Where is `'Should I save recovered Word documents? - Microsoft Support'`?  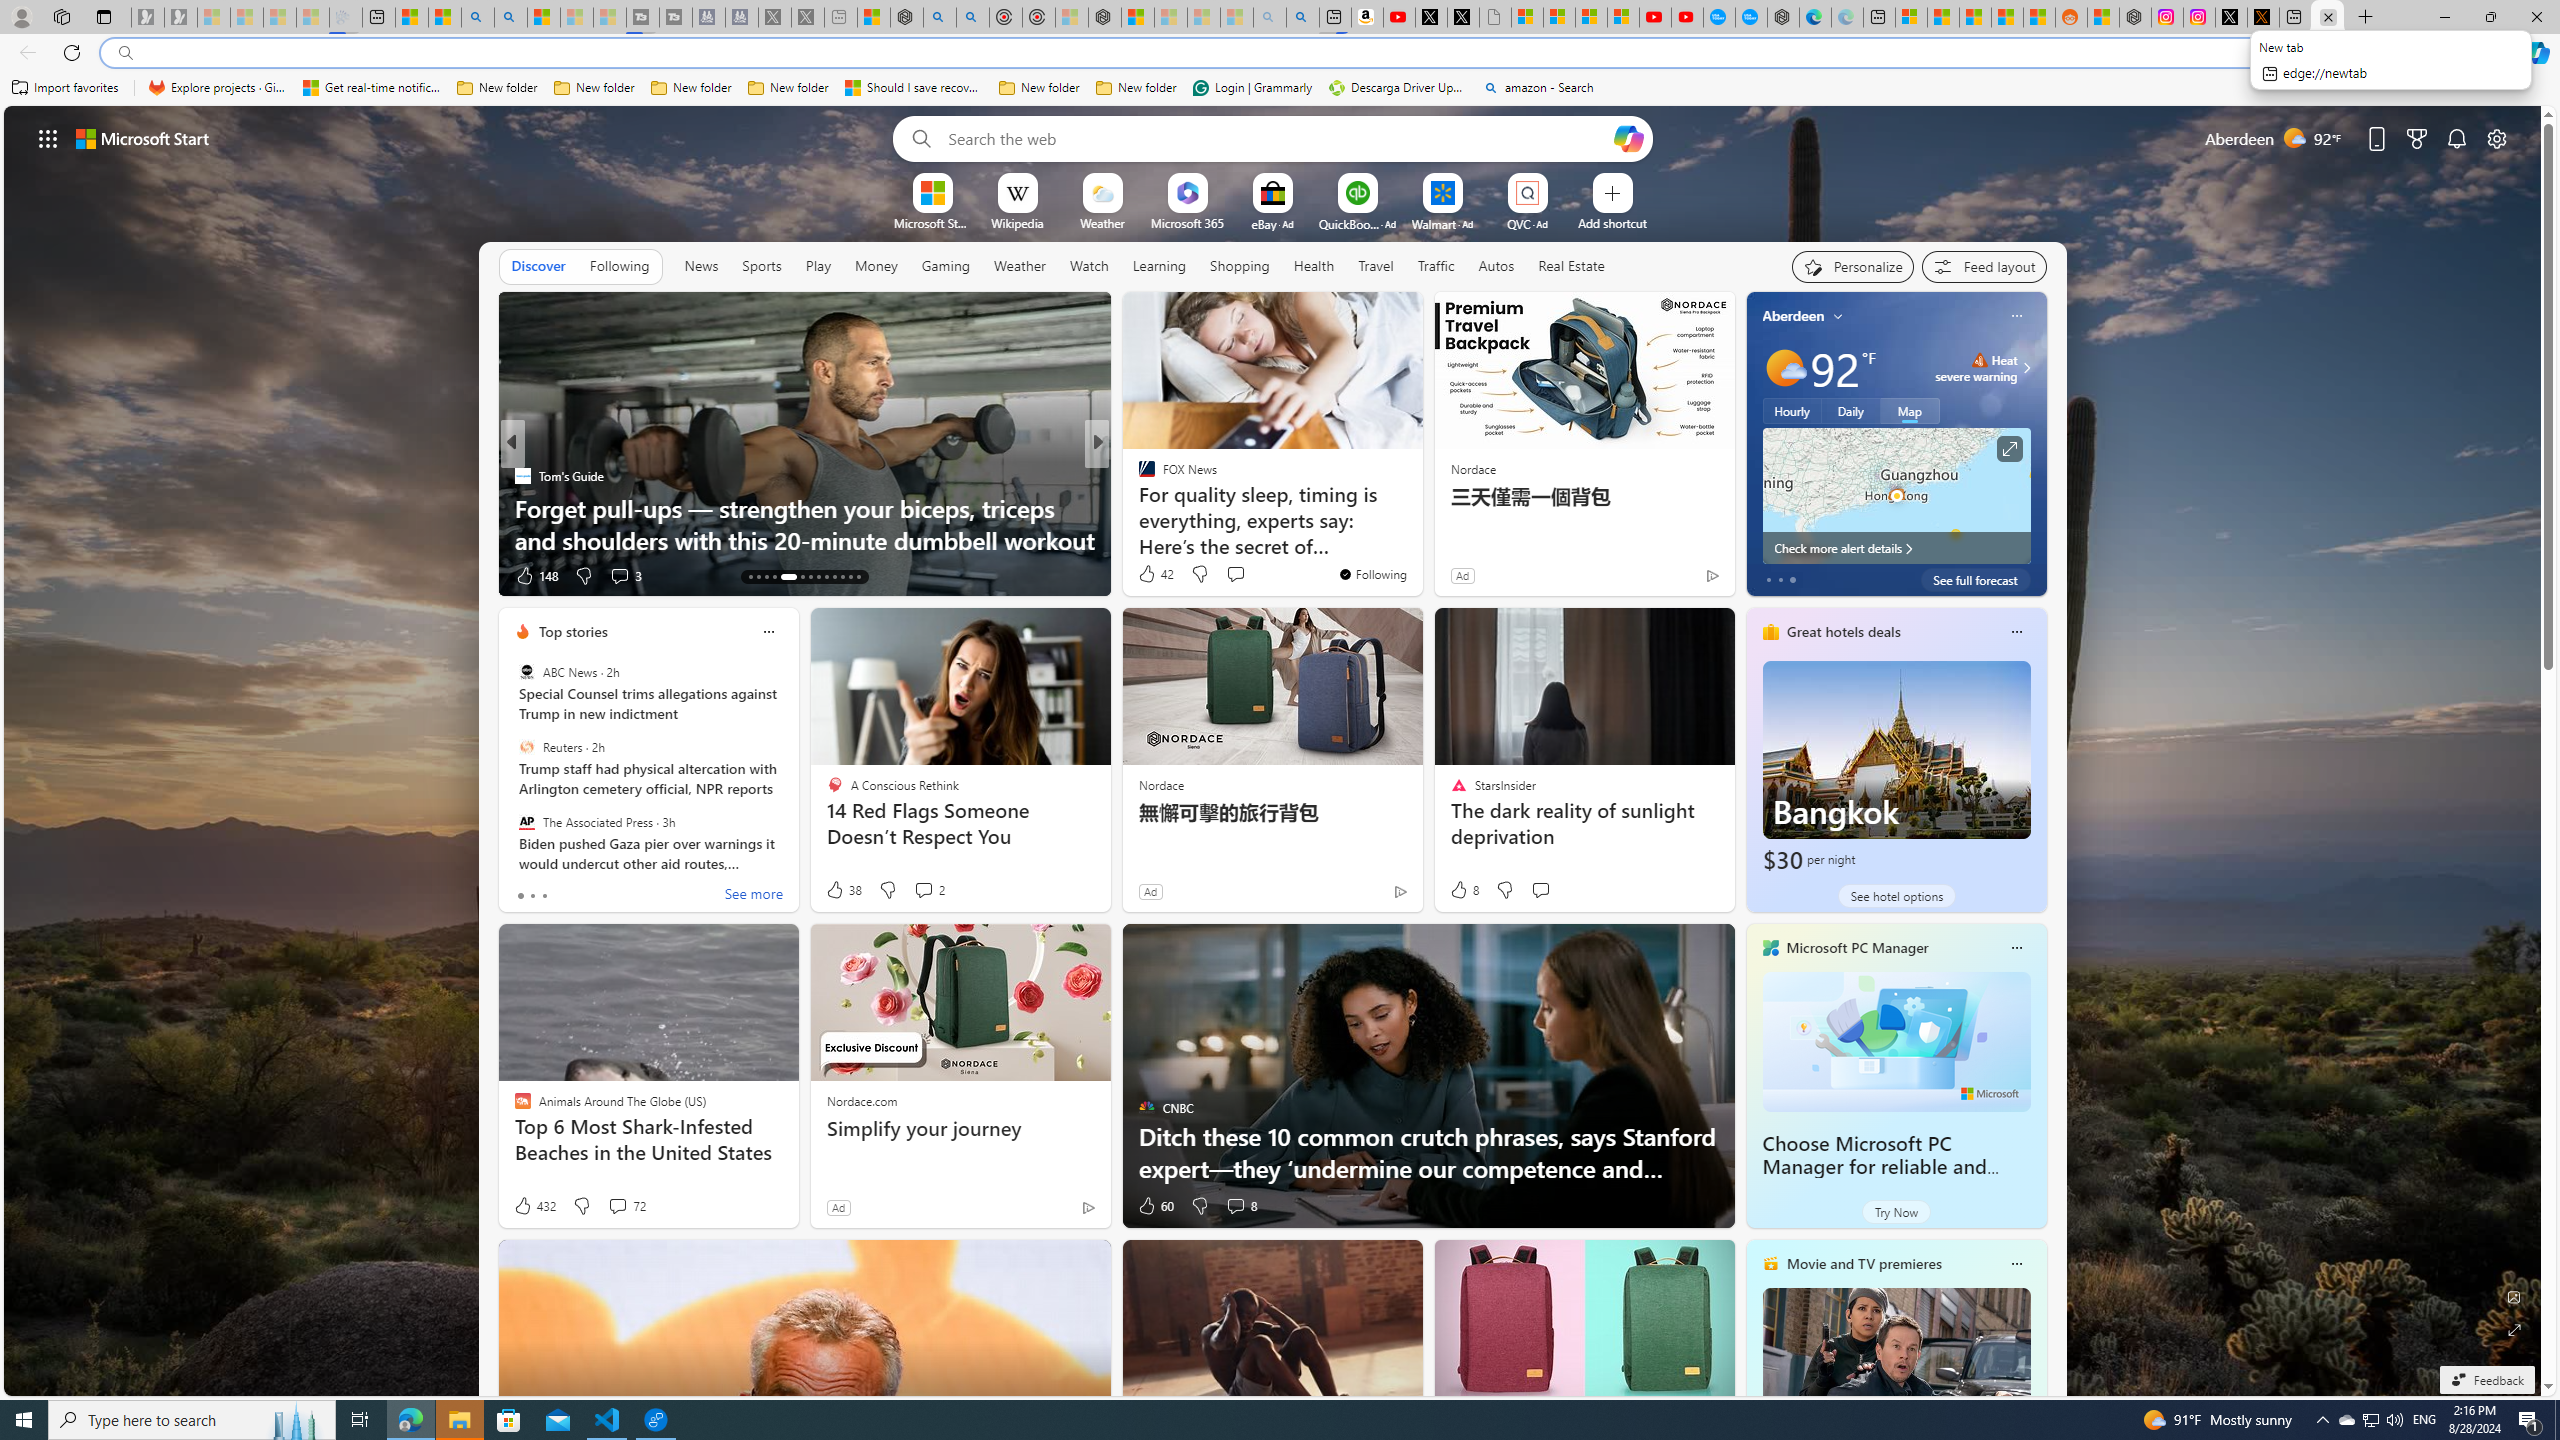
'Should I save recovered Word documents? - Microsoft Support' is located at coordinates (913, 87).